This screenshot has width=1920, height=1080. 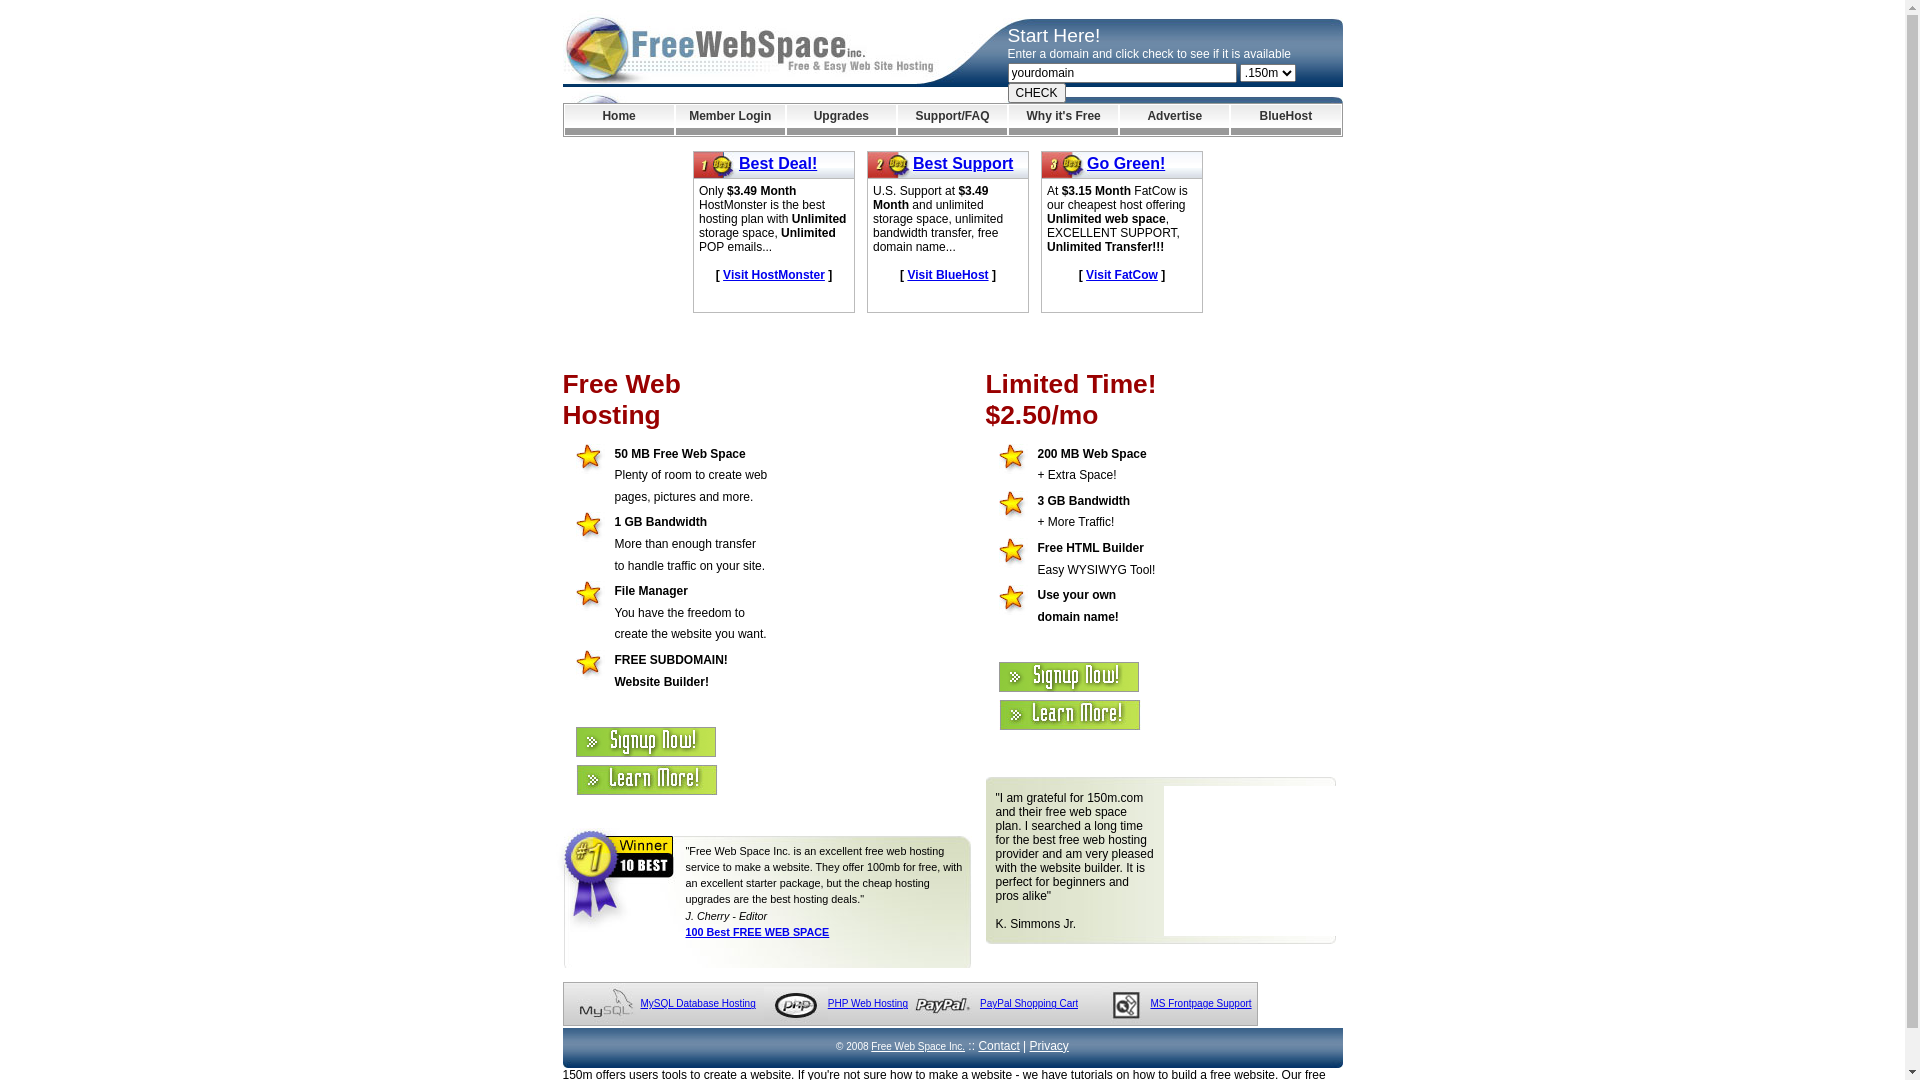 What do you see at coordinates (868, 1003) in the screenshot?
I see `'PHP Web Hosting'` at bounding box center [868, 1003].